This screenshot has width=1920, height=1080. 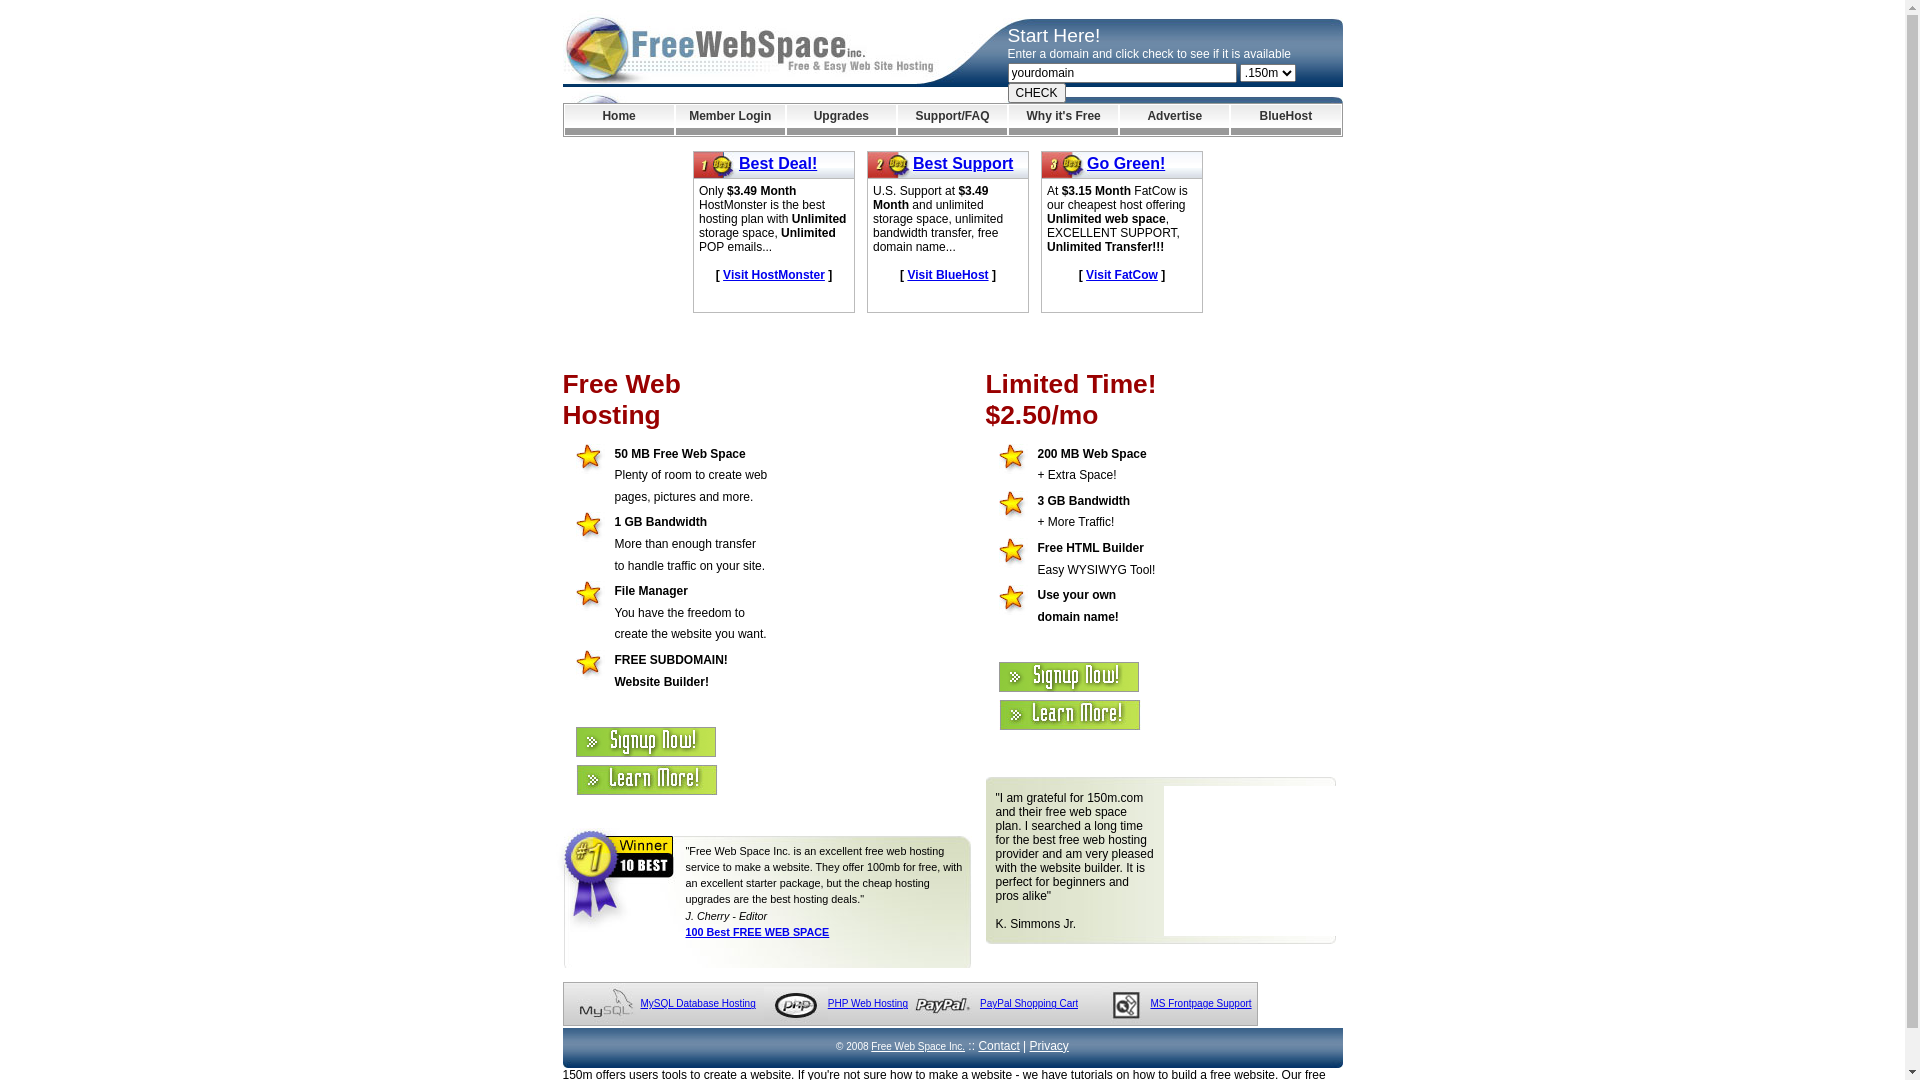 What do you see at coordinates (868, 1003) in the screenshot?
I see `'PHP Web Hosting'` at bounding box center [868, 1003].